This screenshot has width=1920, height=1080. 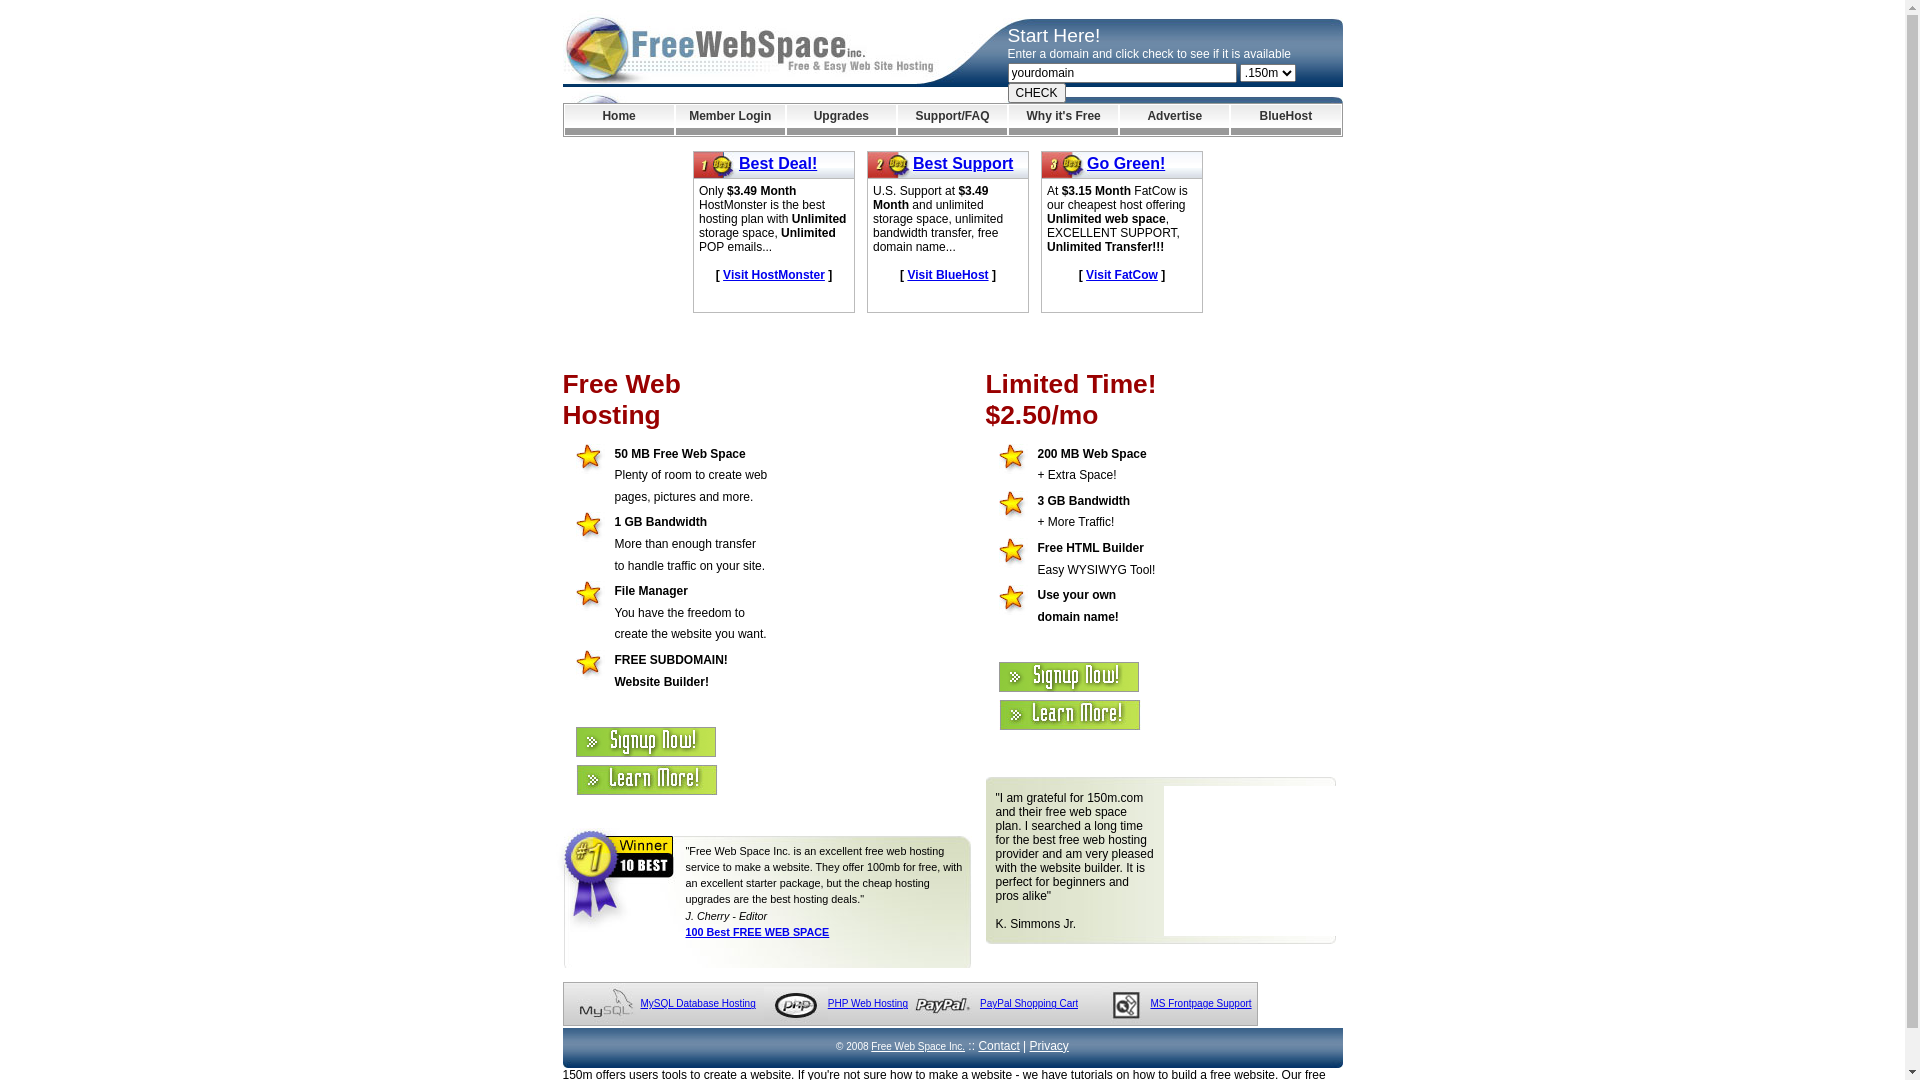 What do you see at coordinates (868, 1003) in the screenshot?
I see `'PHP Web Hosting'` at bounding box center [868, 1003].